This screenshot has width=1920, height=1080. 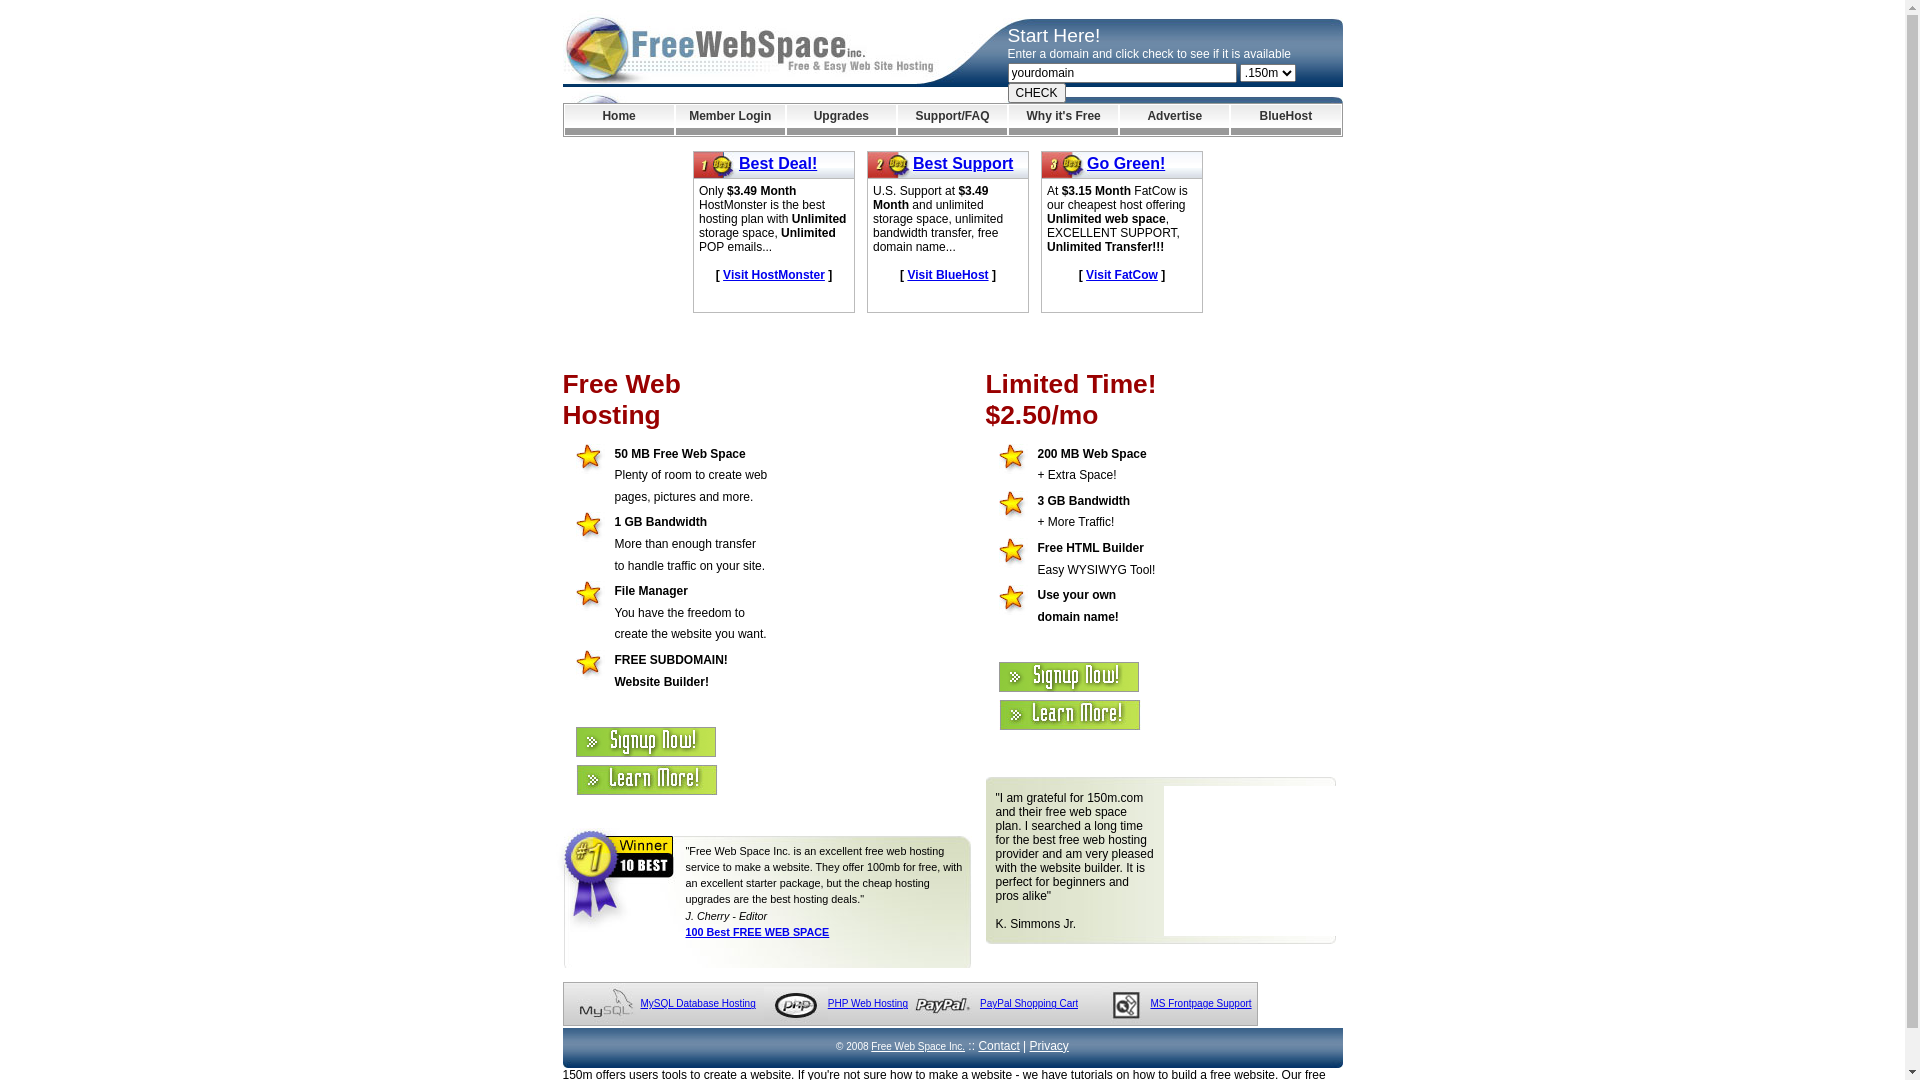 What do you see at coordinates (868, 1003) in the screenshot?
I see `'PHP Web Hosting'` at bounding box center [868, 1003].